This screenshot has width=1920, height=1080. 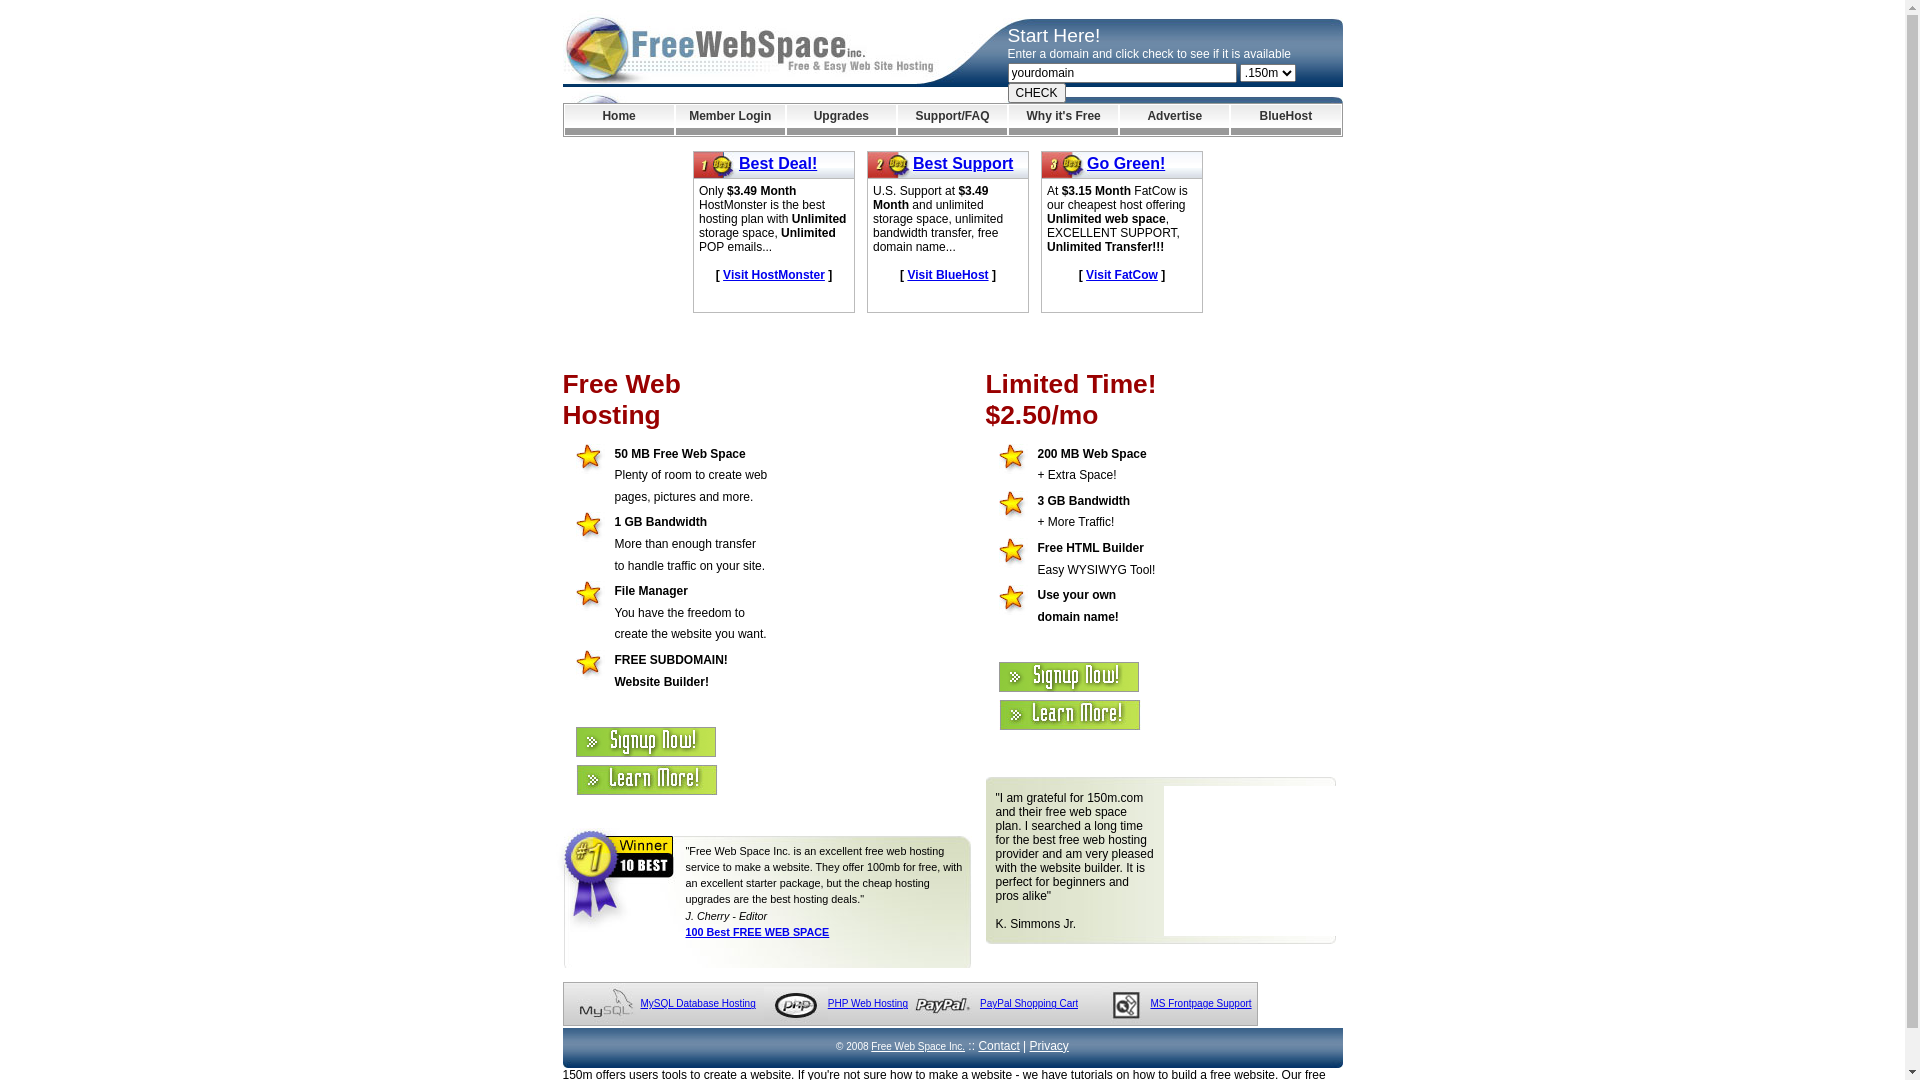 What do you see at coordinates (868, 1003) in the screenshot?
I see `'PHP Web Hosting'` at bounding box center [868, 1003].